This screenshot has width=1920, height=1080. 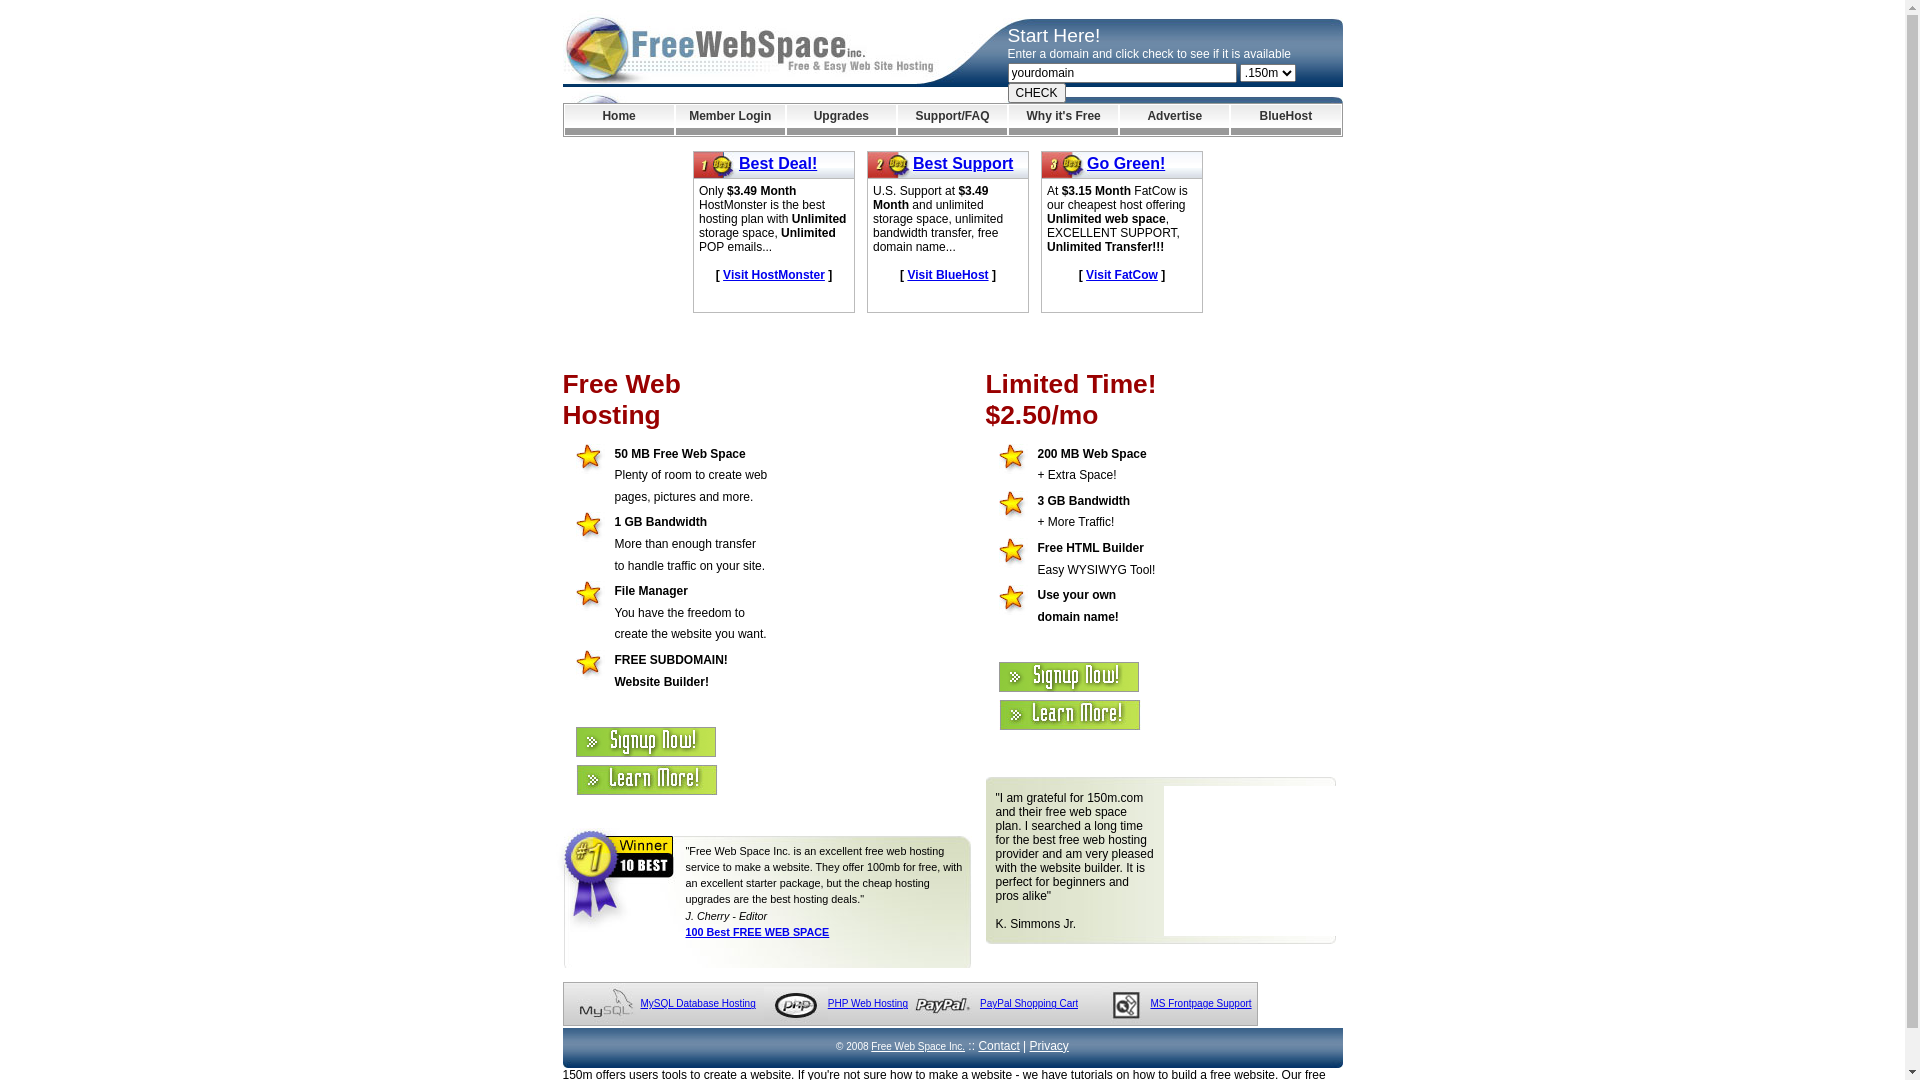 What do you see at coordinates (868, 1003) in the screenshot?
I see `'PHP Web Hosting'` at bounding box center [868, 1003].